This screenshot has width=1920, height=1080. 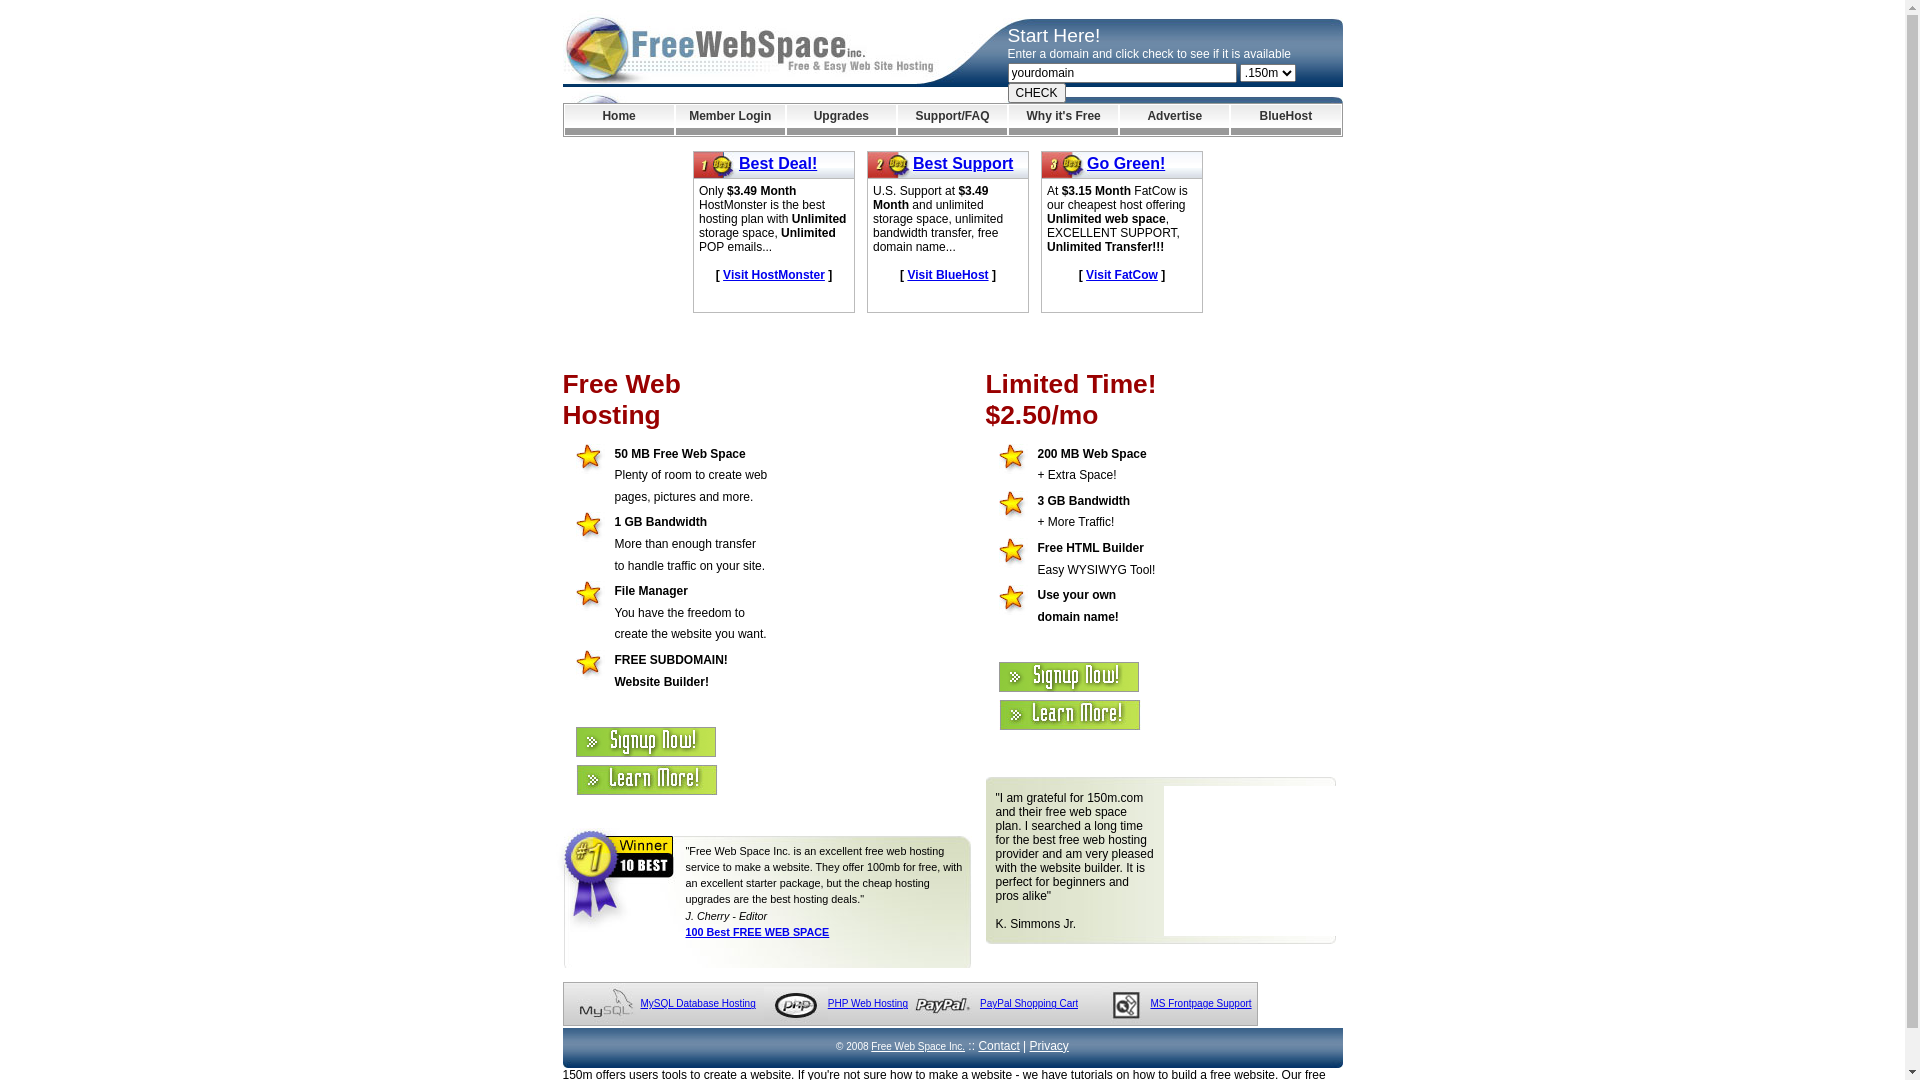 What do you see at coordinates (868, 1003) in the screenshot?
I see `'PHP Web Hosting'` at bounding box center [868, 1003].